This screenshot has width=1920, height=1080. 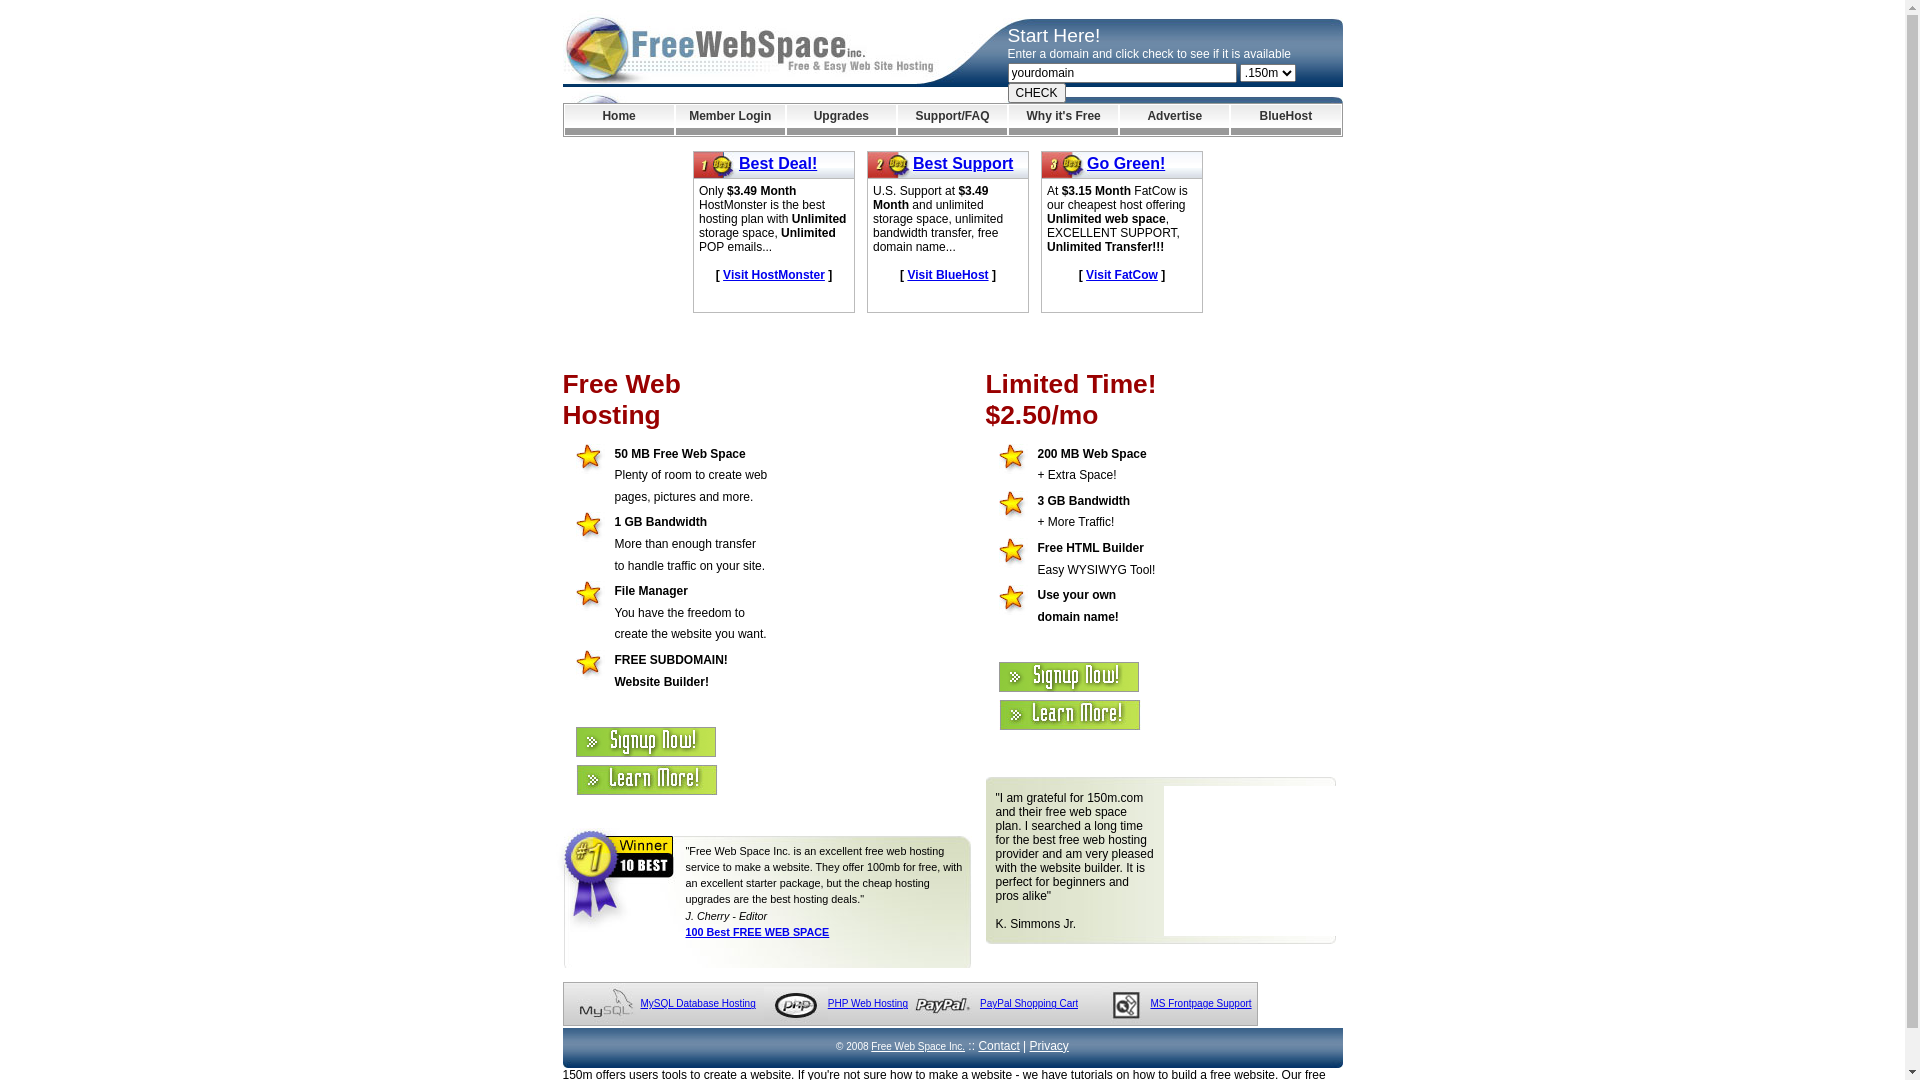 What do you see at coordinates (868, 1003) in the screenshot?
I see `'PHP Web Hosting'` at bounding box center [868, 1003].